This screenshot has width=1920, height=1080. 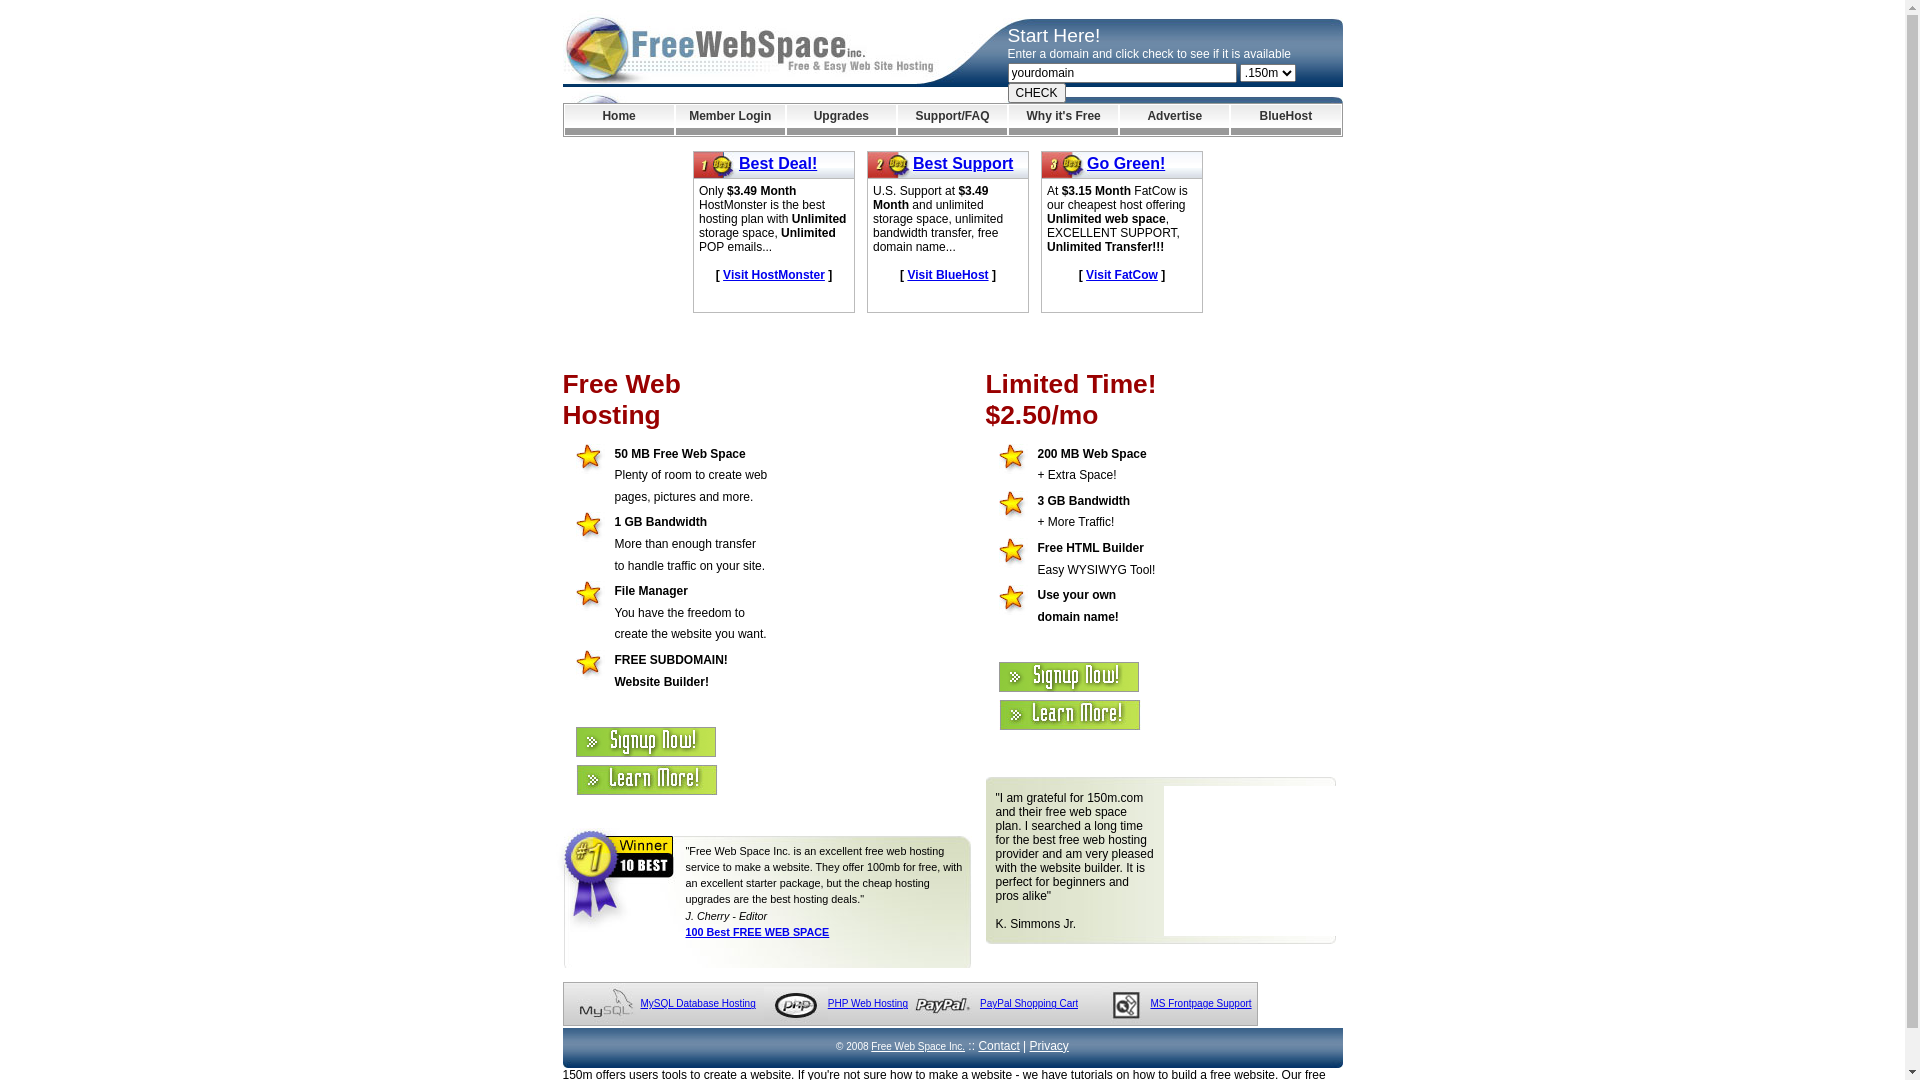 What do you see at coordinates (868, 1003) in the screenshot?
I see `'PHP Web Hosting'` at bounding box center [868, 1003].